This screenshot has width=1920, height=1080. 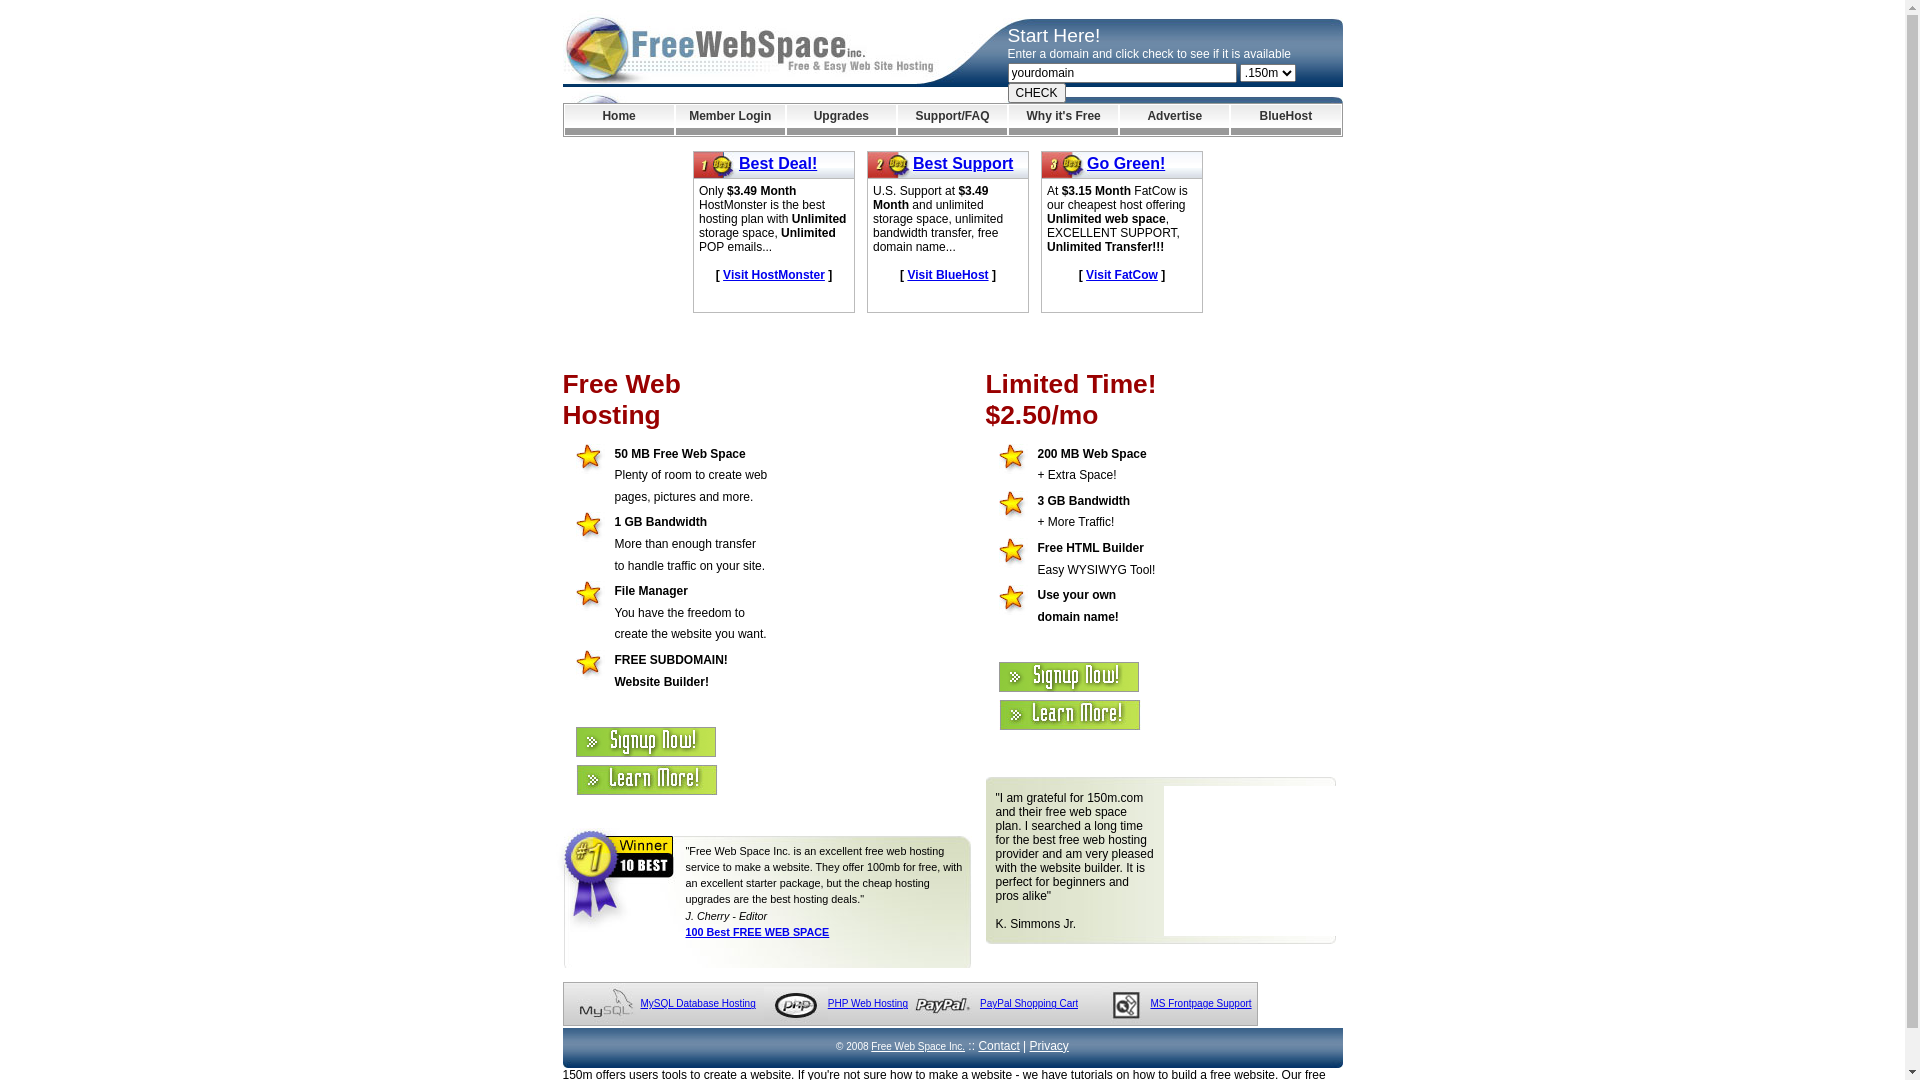 What do you see at coordinates (868, 1003) in the screenshot?
I see `'PHP Web Hosting'` at bounding box center [868, 1003].